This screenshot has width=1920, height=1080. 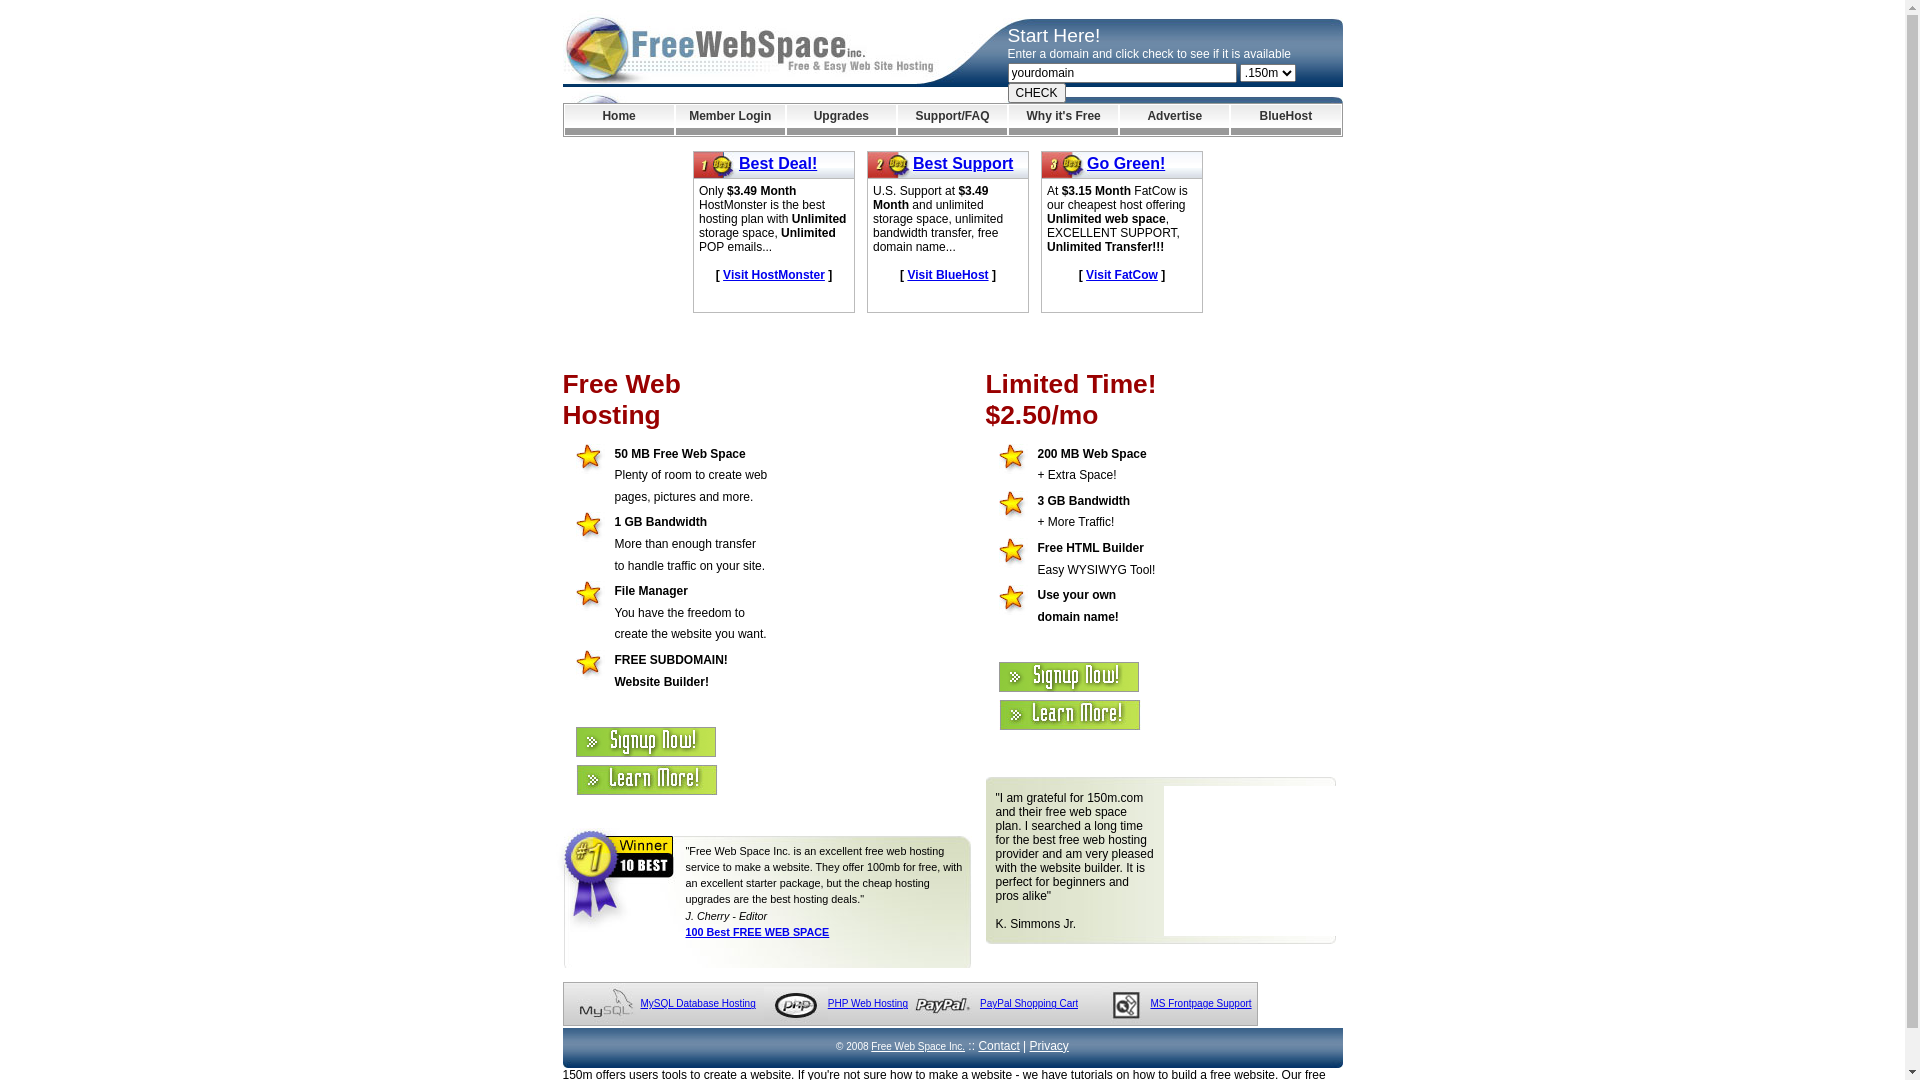 What do you see at coordinates (868, 1003) in the screenshot?
I see `'PHP Web Hosting'` at bounding box center [868, 1003].